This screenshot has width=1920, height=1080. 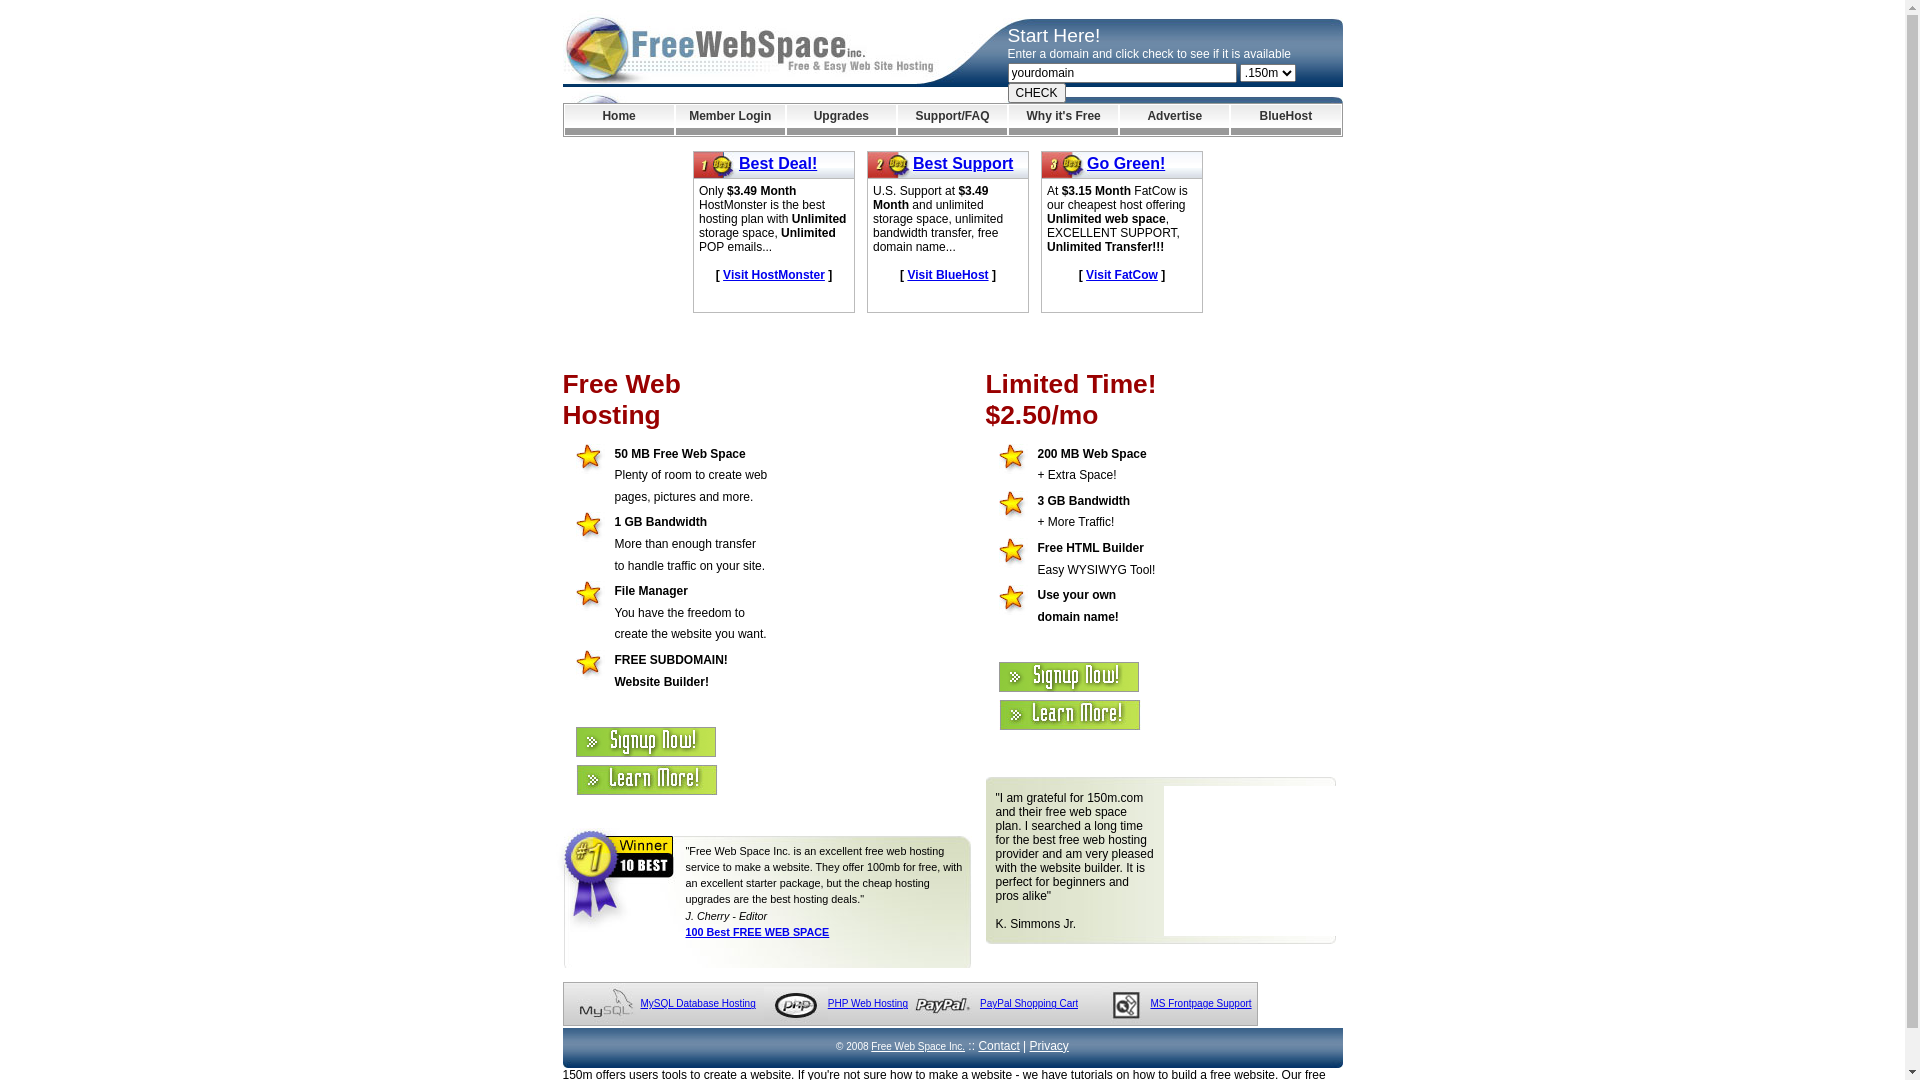 What do you see at coordinates (868, 1003) in the screenshot?
I see `'PHP Web Hosting'` at bounding box center [868, 1003].